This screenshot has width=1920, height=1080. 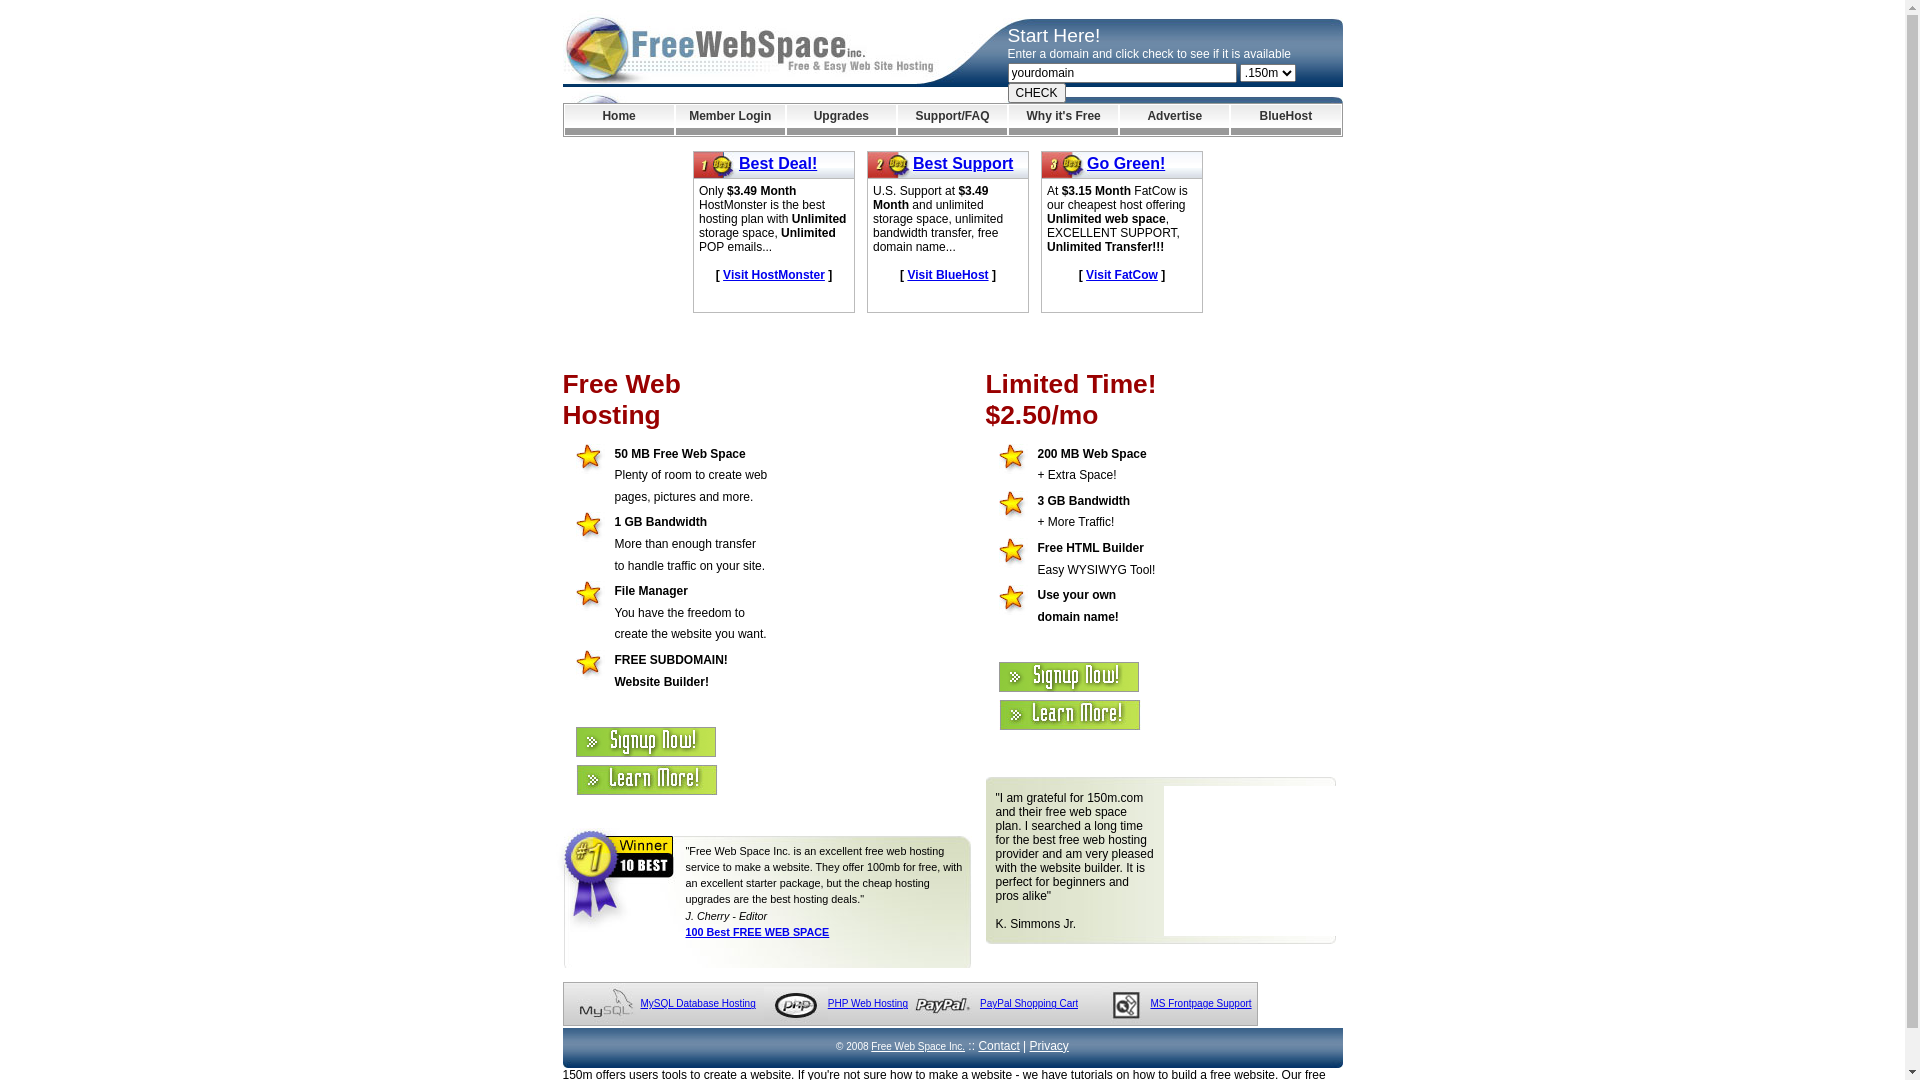 What do you see at coordinates (868, 1003) in the screenshot?
I see `'PHP Web Hosting'` at bounding box center [868, 1003].